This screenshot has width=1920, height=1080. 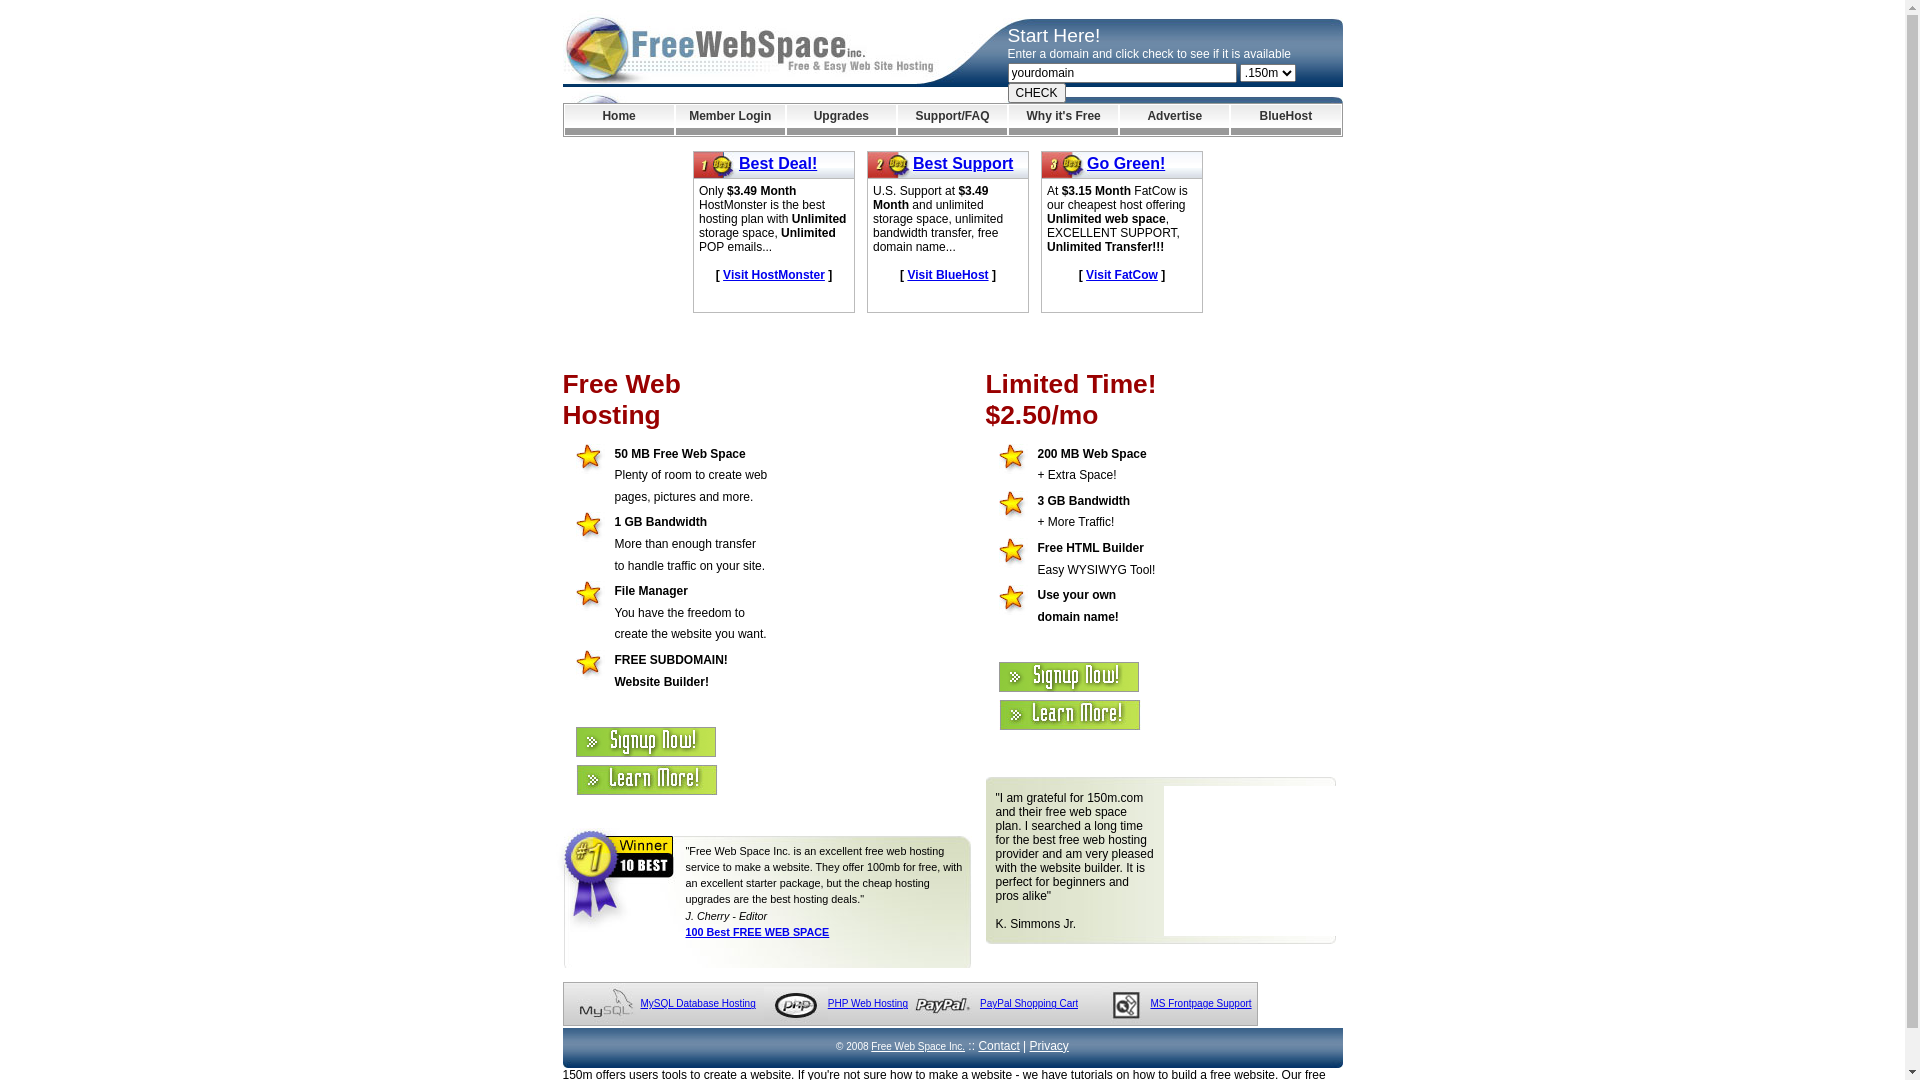 What do you see at coordinates (868, 1003) in the screenshot?
I see `'PHP Web Hosting'` at bounding box center [868, 1003].